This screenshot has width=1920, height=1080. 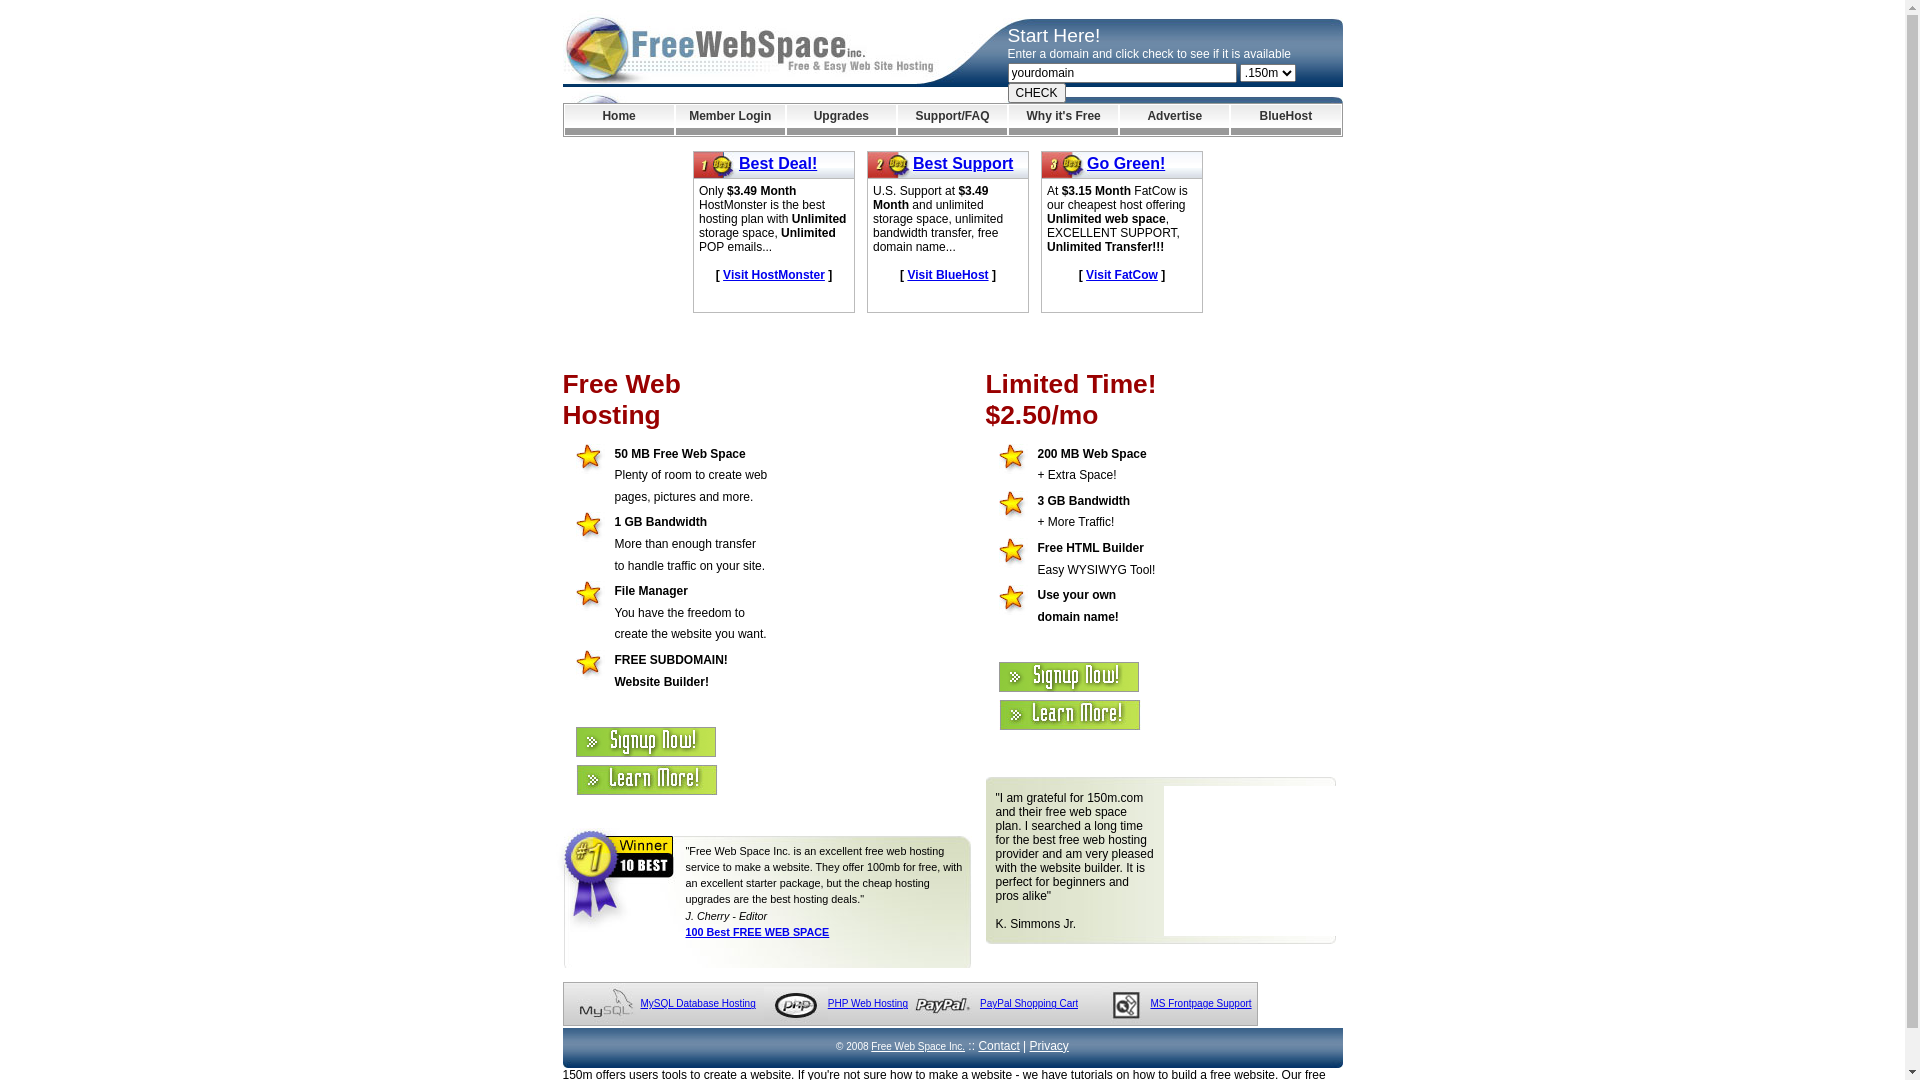 What do you see at coordinates (868, 1003) in the screenshot?
I see `'PHP Web Hosting'` at bounding box center [868, 1003].